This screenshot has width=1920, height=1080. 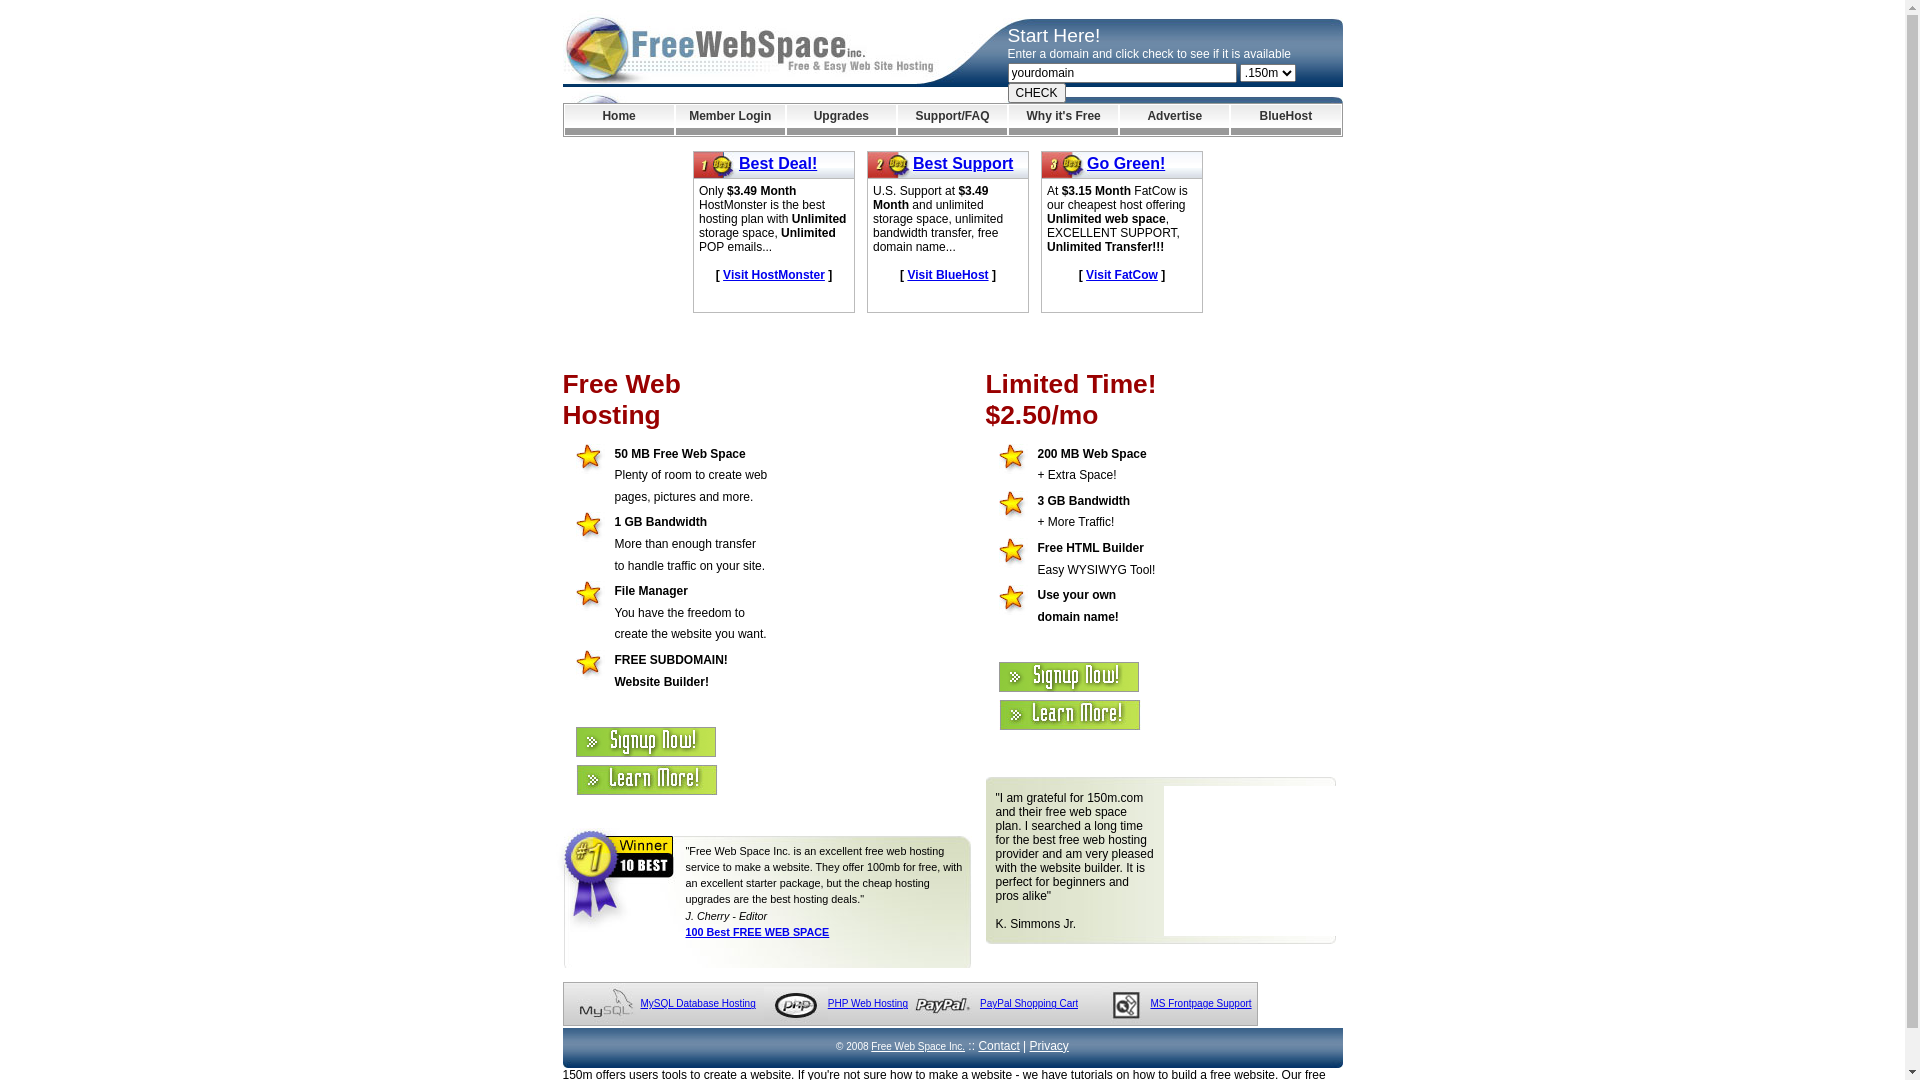 What do you see at coordinates (868, 1003) in the screenshot?
I see `'PHP Web Hosting'` at bounding box center [868, 1003].